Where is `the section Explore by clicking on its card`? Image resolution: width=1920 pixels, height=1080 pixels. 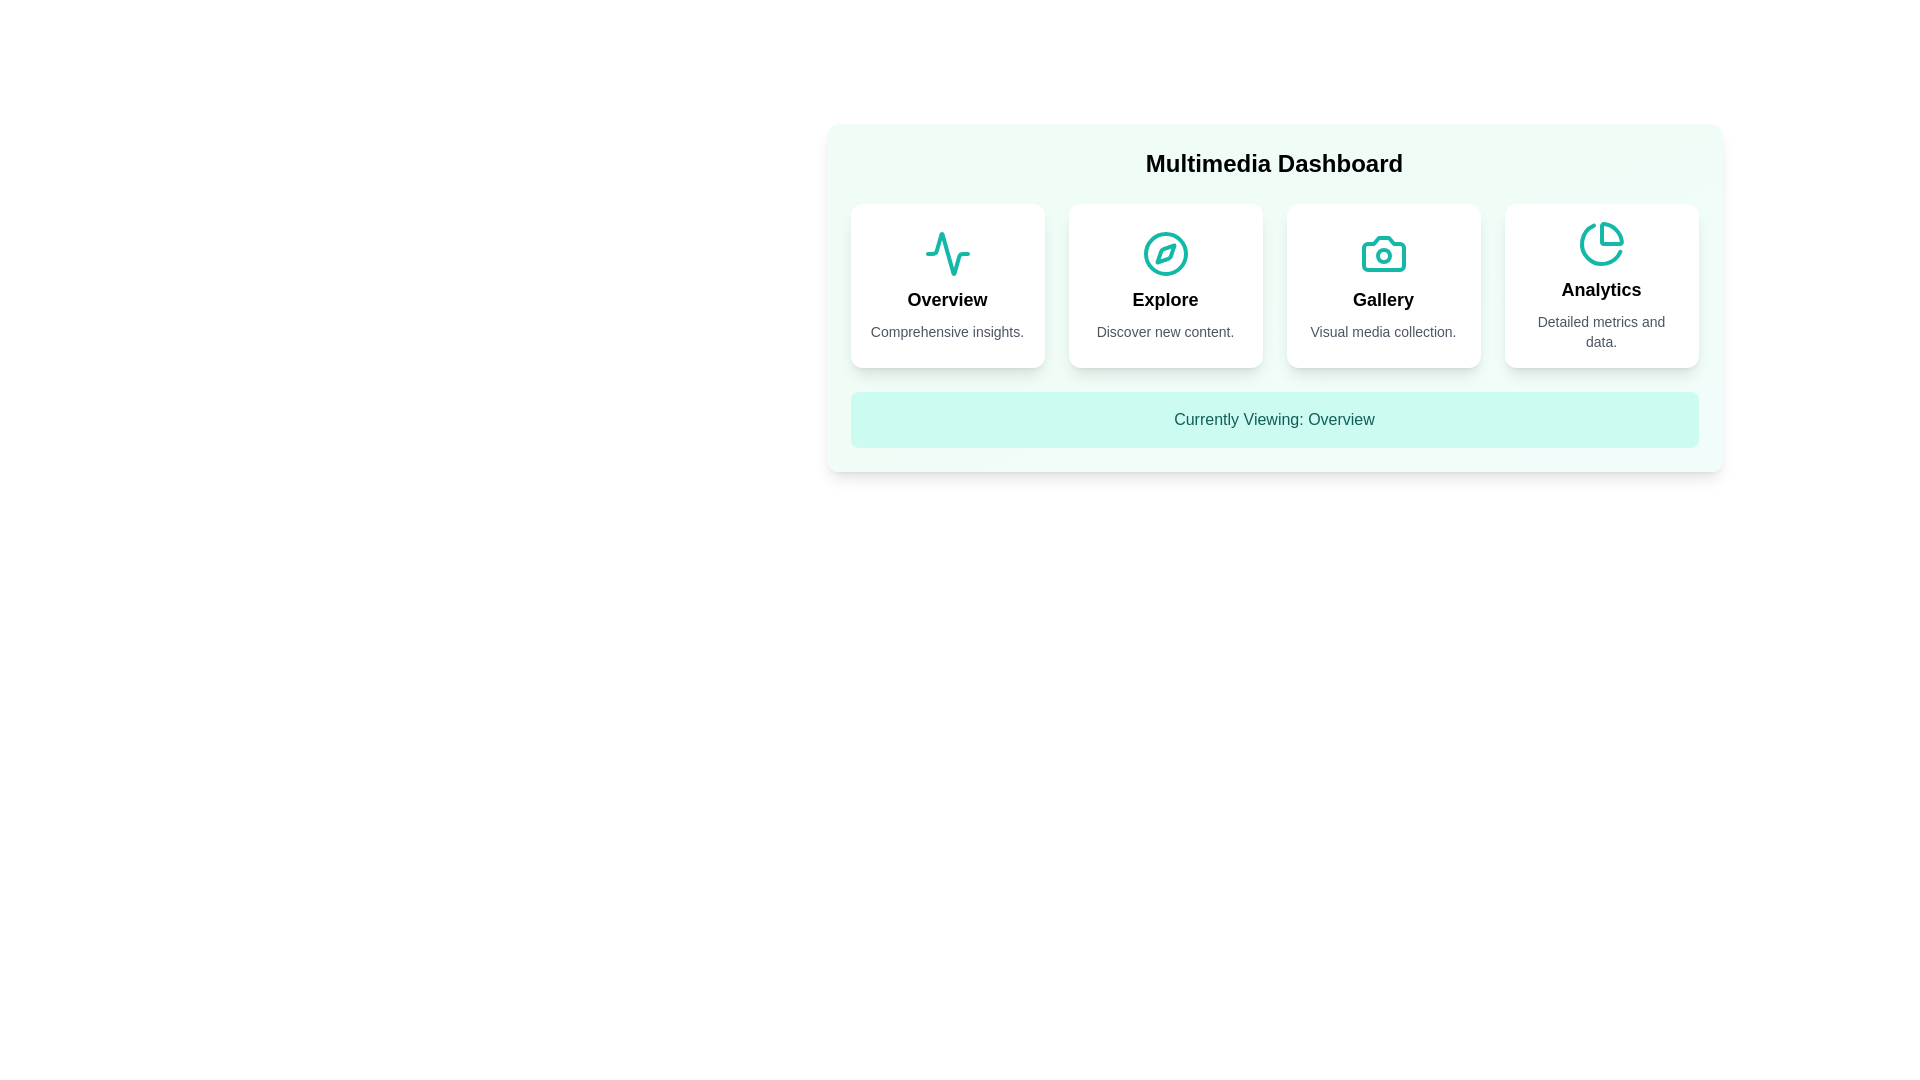 the section Explore by clicking on its card is located at coordinates (1165, 285).